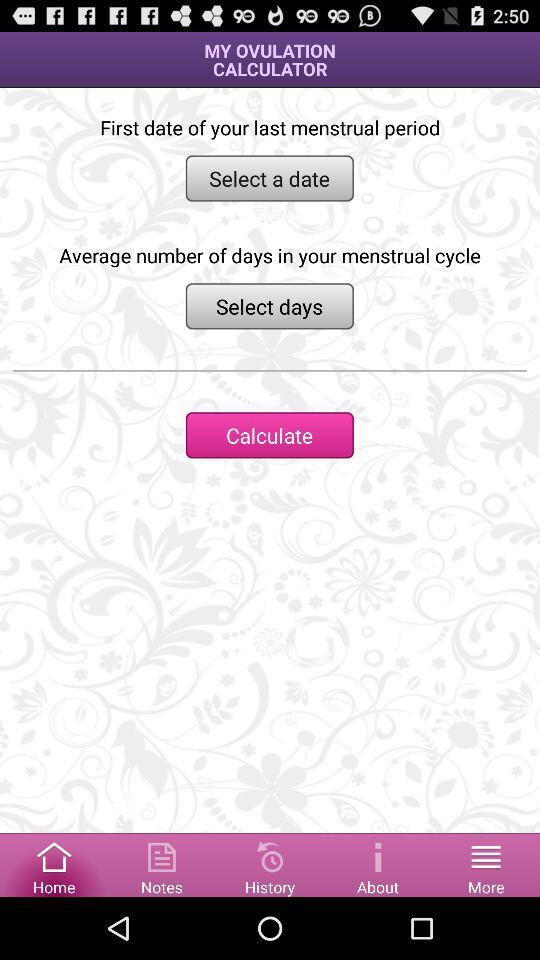 The width and height of the screenshot is (540, 960). Describe the element at coordinates (161, 863) in the screenshot. I see `a note` at that location.